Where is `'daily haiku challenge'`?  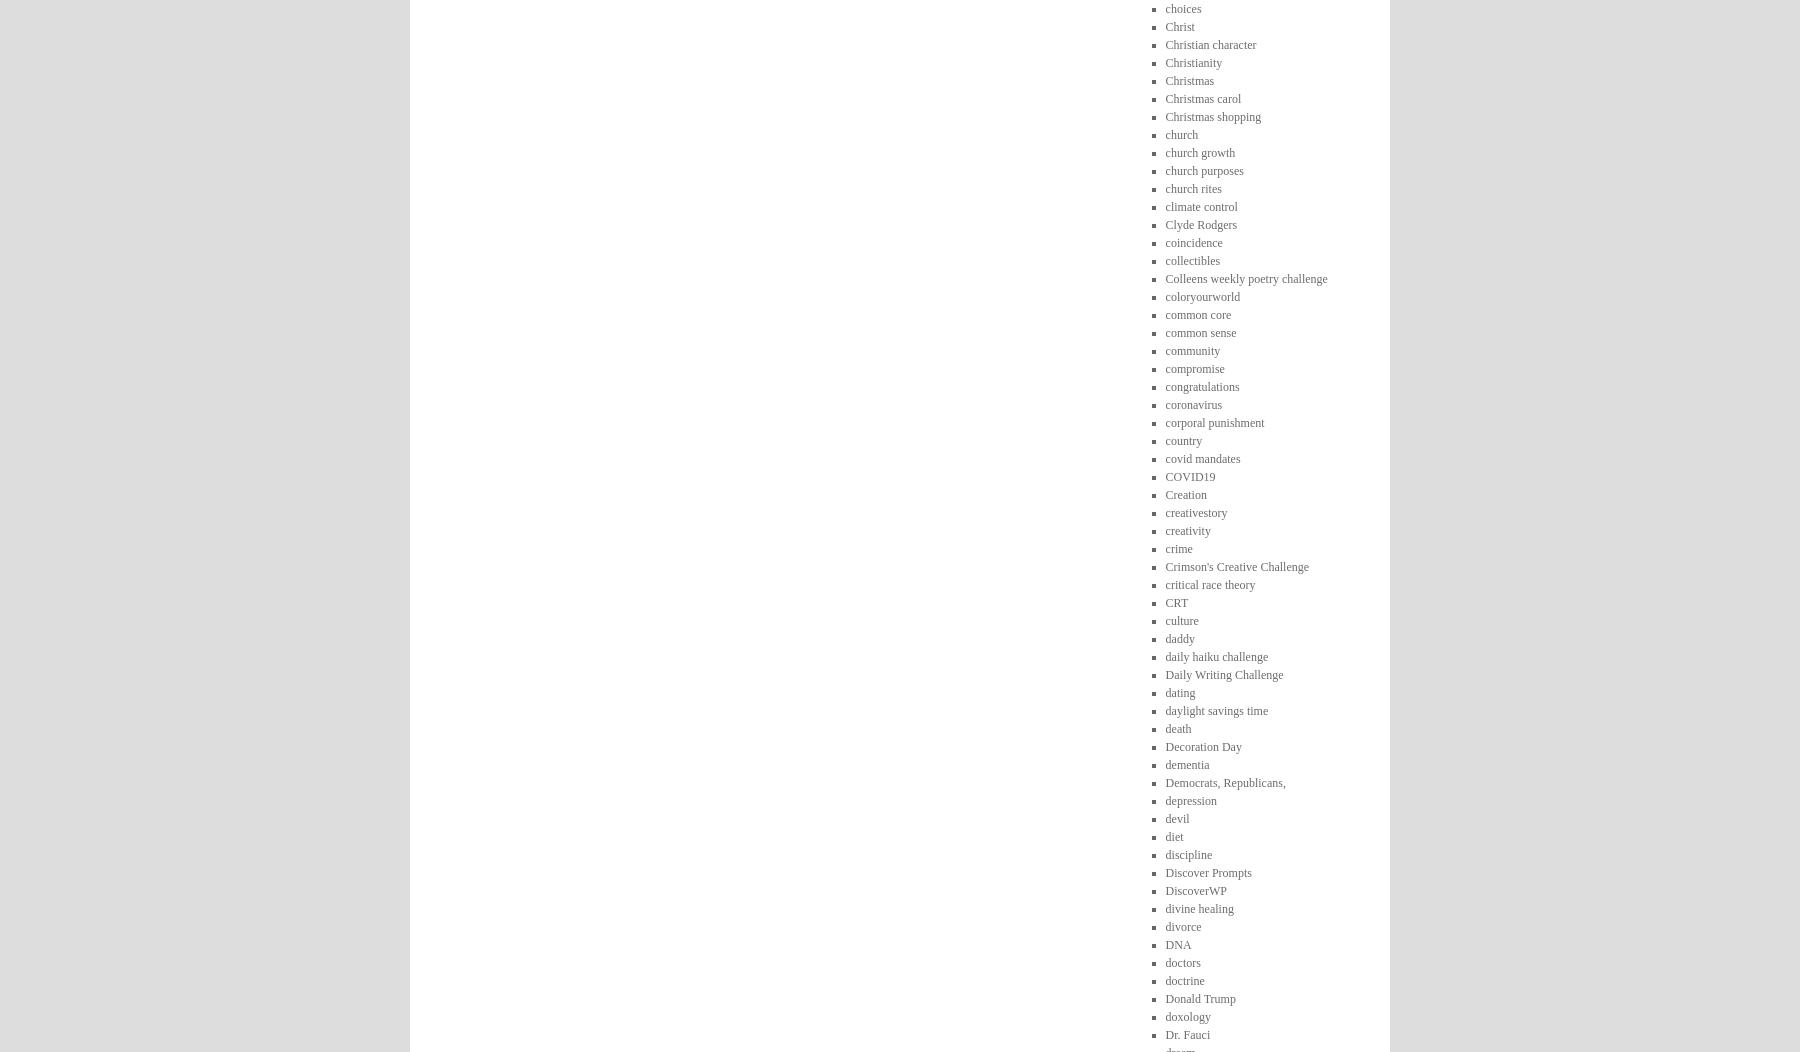
'daily haiku challenge' is located at coordinates (1163, 656).